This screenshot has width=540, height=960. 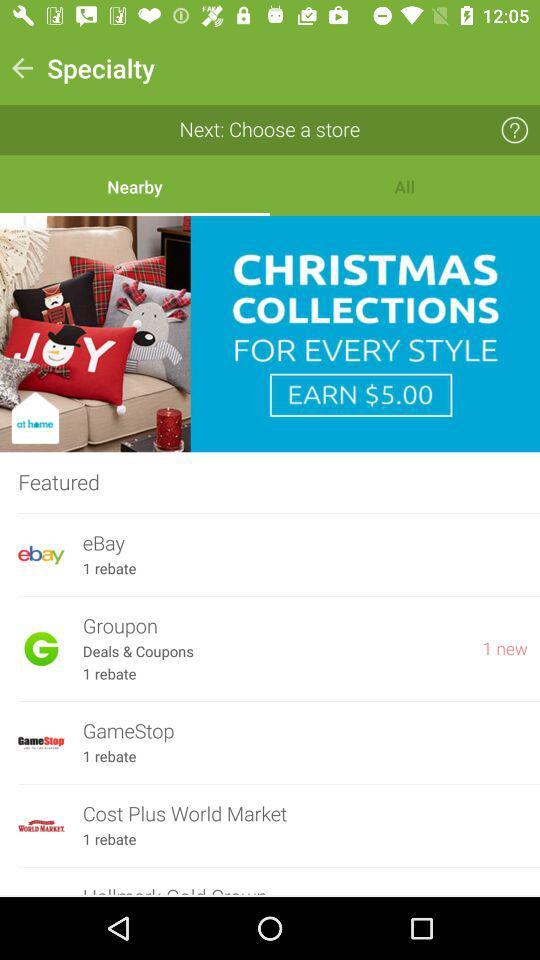 What do you see at coordinates (514, 128) in the screenshot?
I see `icon which is next to next choose a store` at bounding box center [514, 128].